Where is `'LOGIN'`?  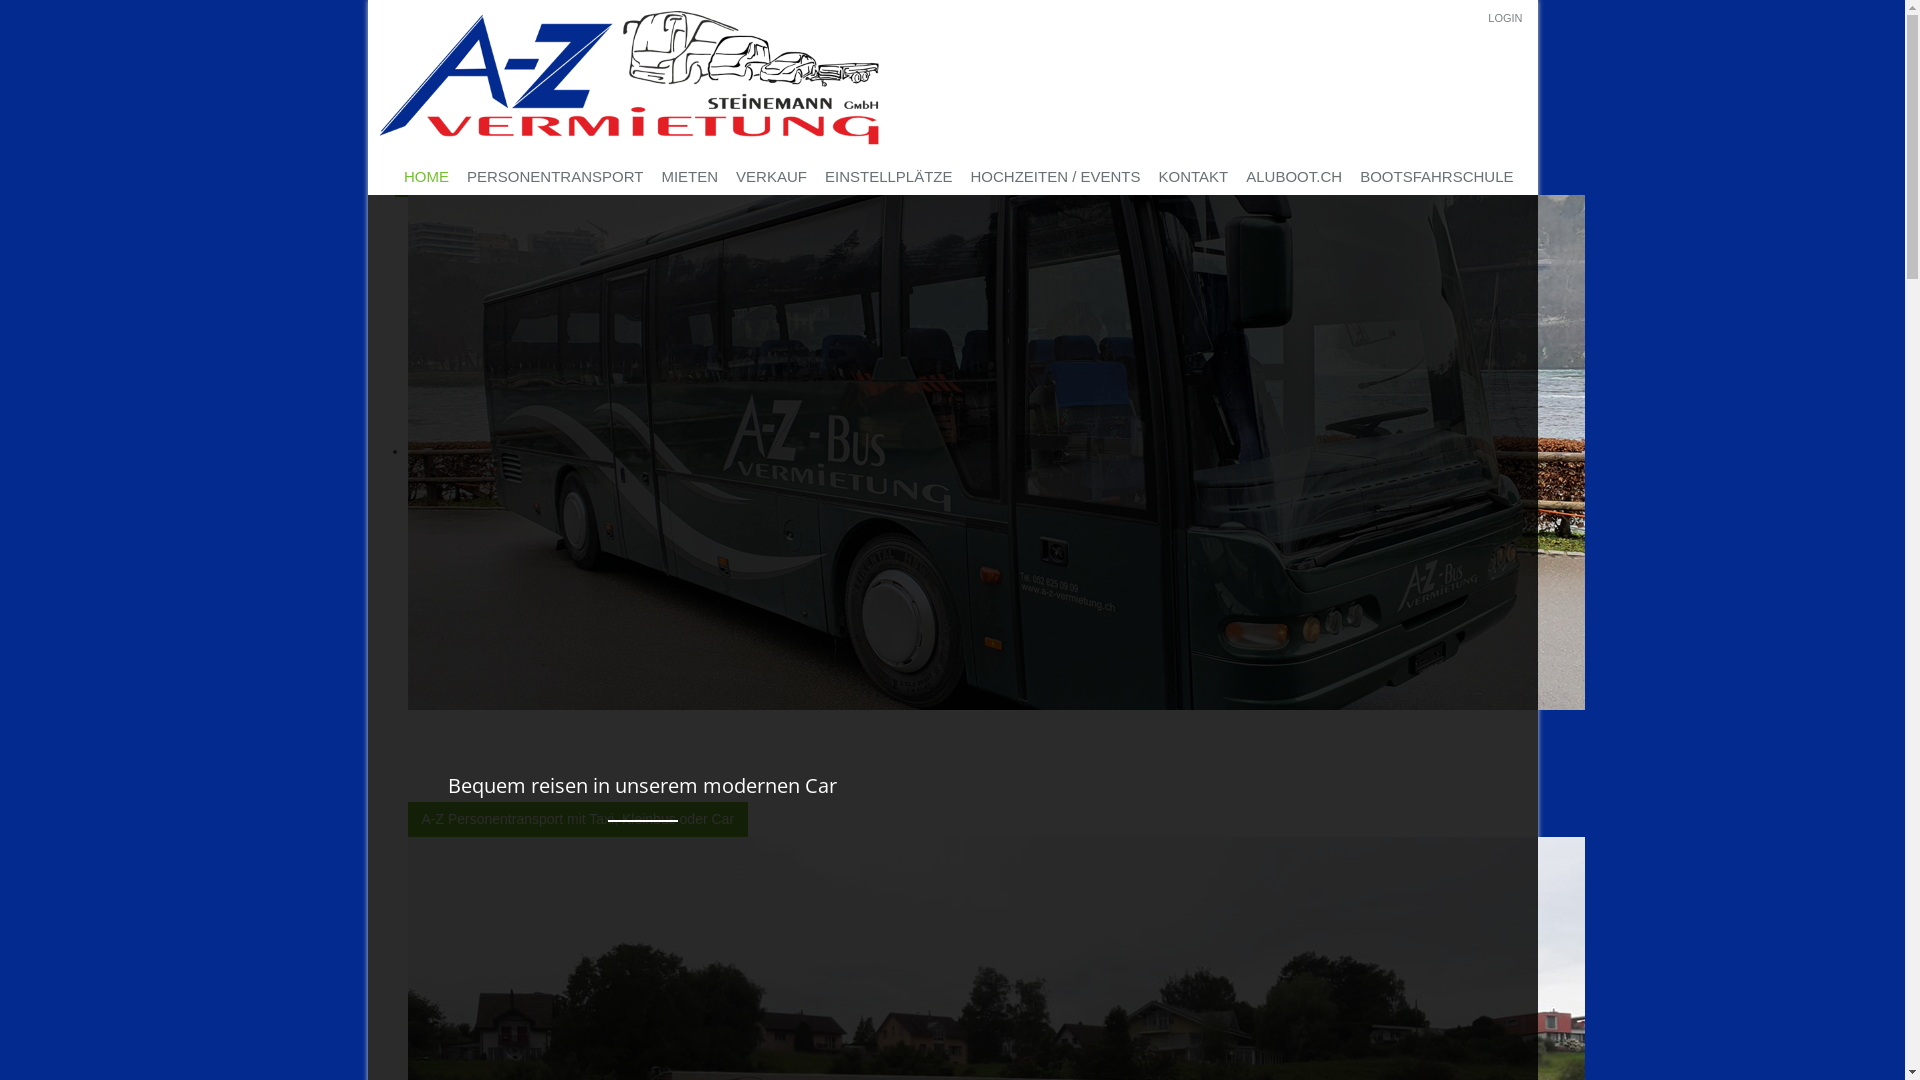
'LOGIN' is located at coordinates (1488, 18).